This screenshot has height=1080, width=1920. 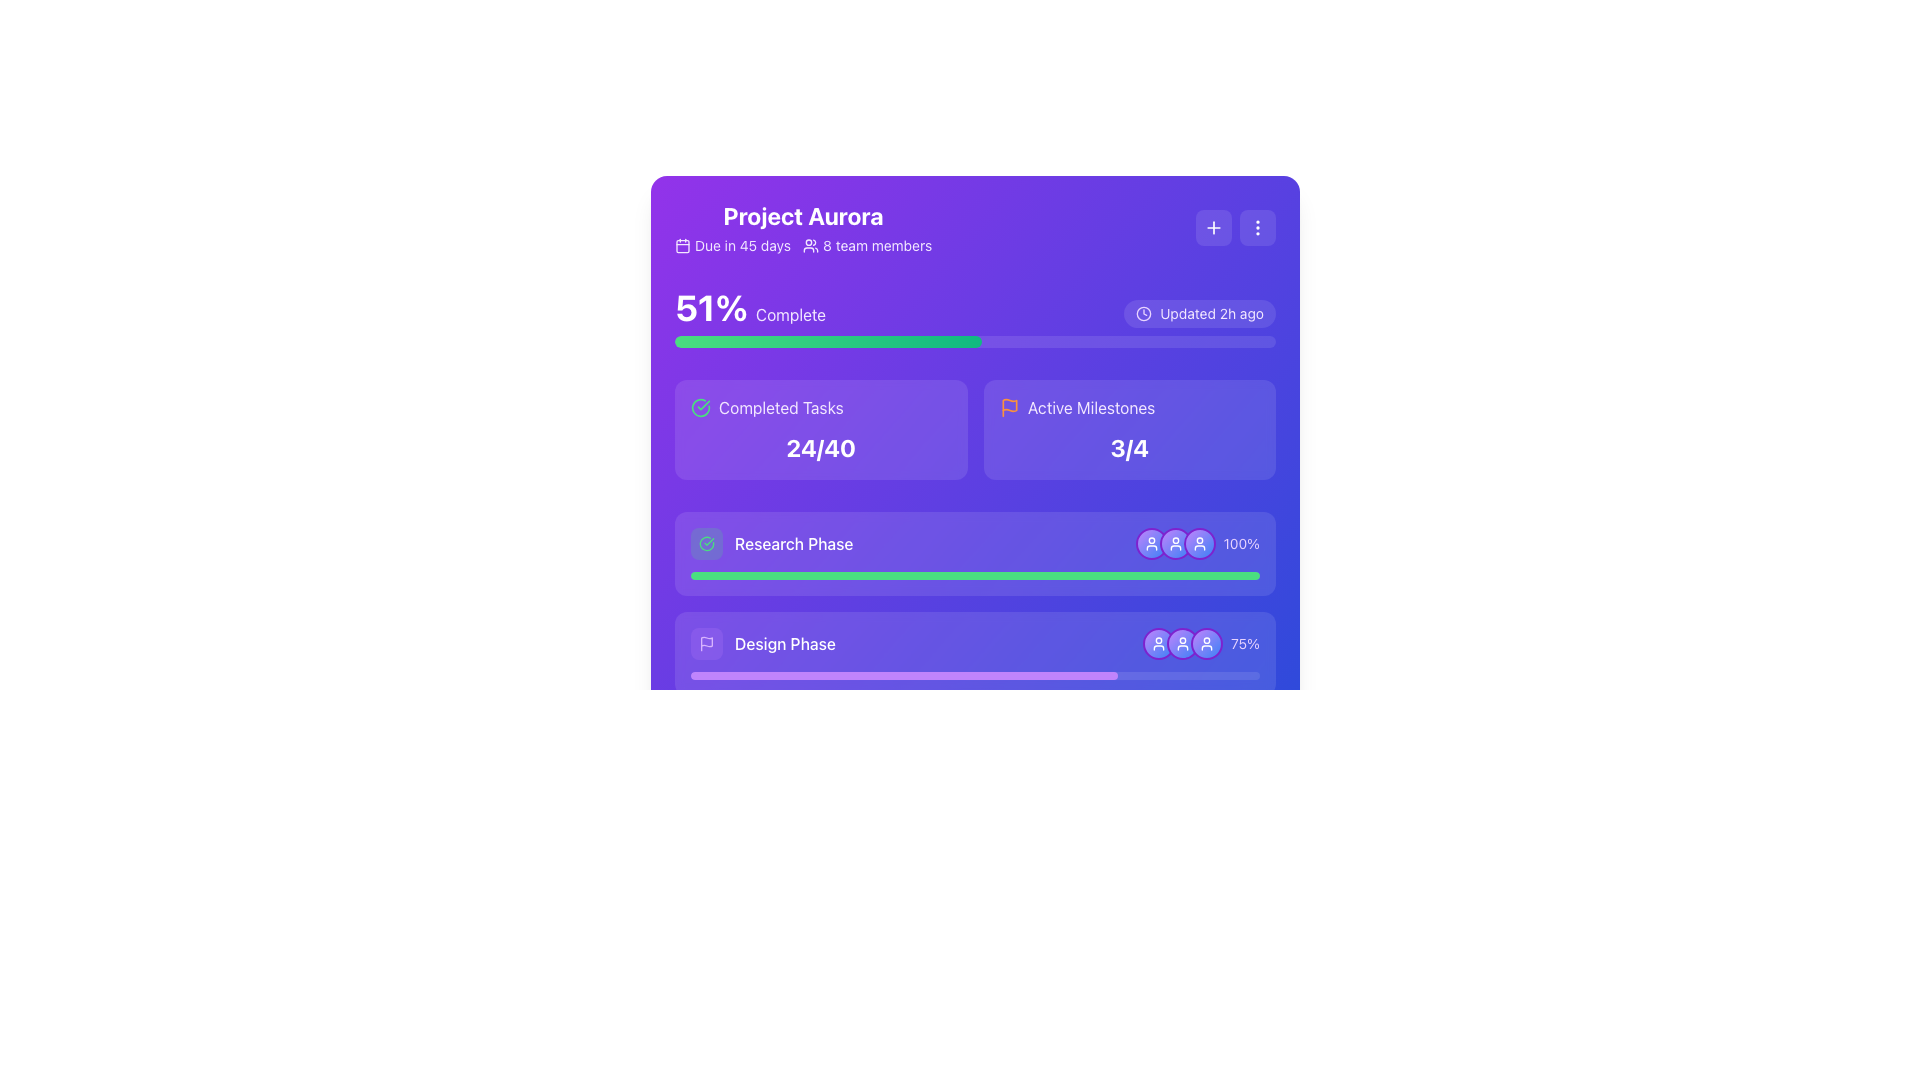 What do you see at coordinates (1256, 226) in the screenshot?
I see `the vertical ellipsis icon located in the top-right section of the interface` at bounding box center [1256, 226].